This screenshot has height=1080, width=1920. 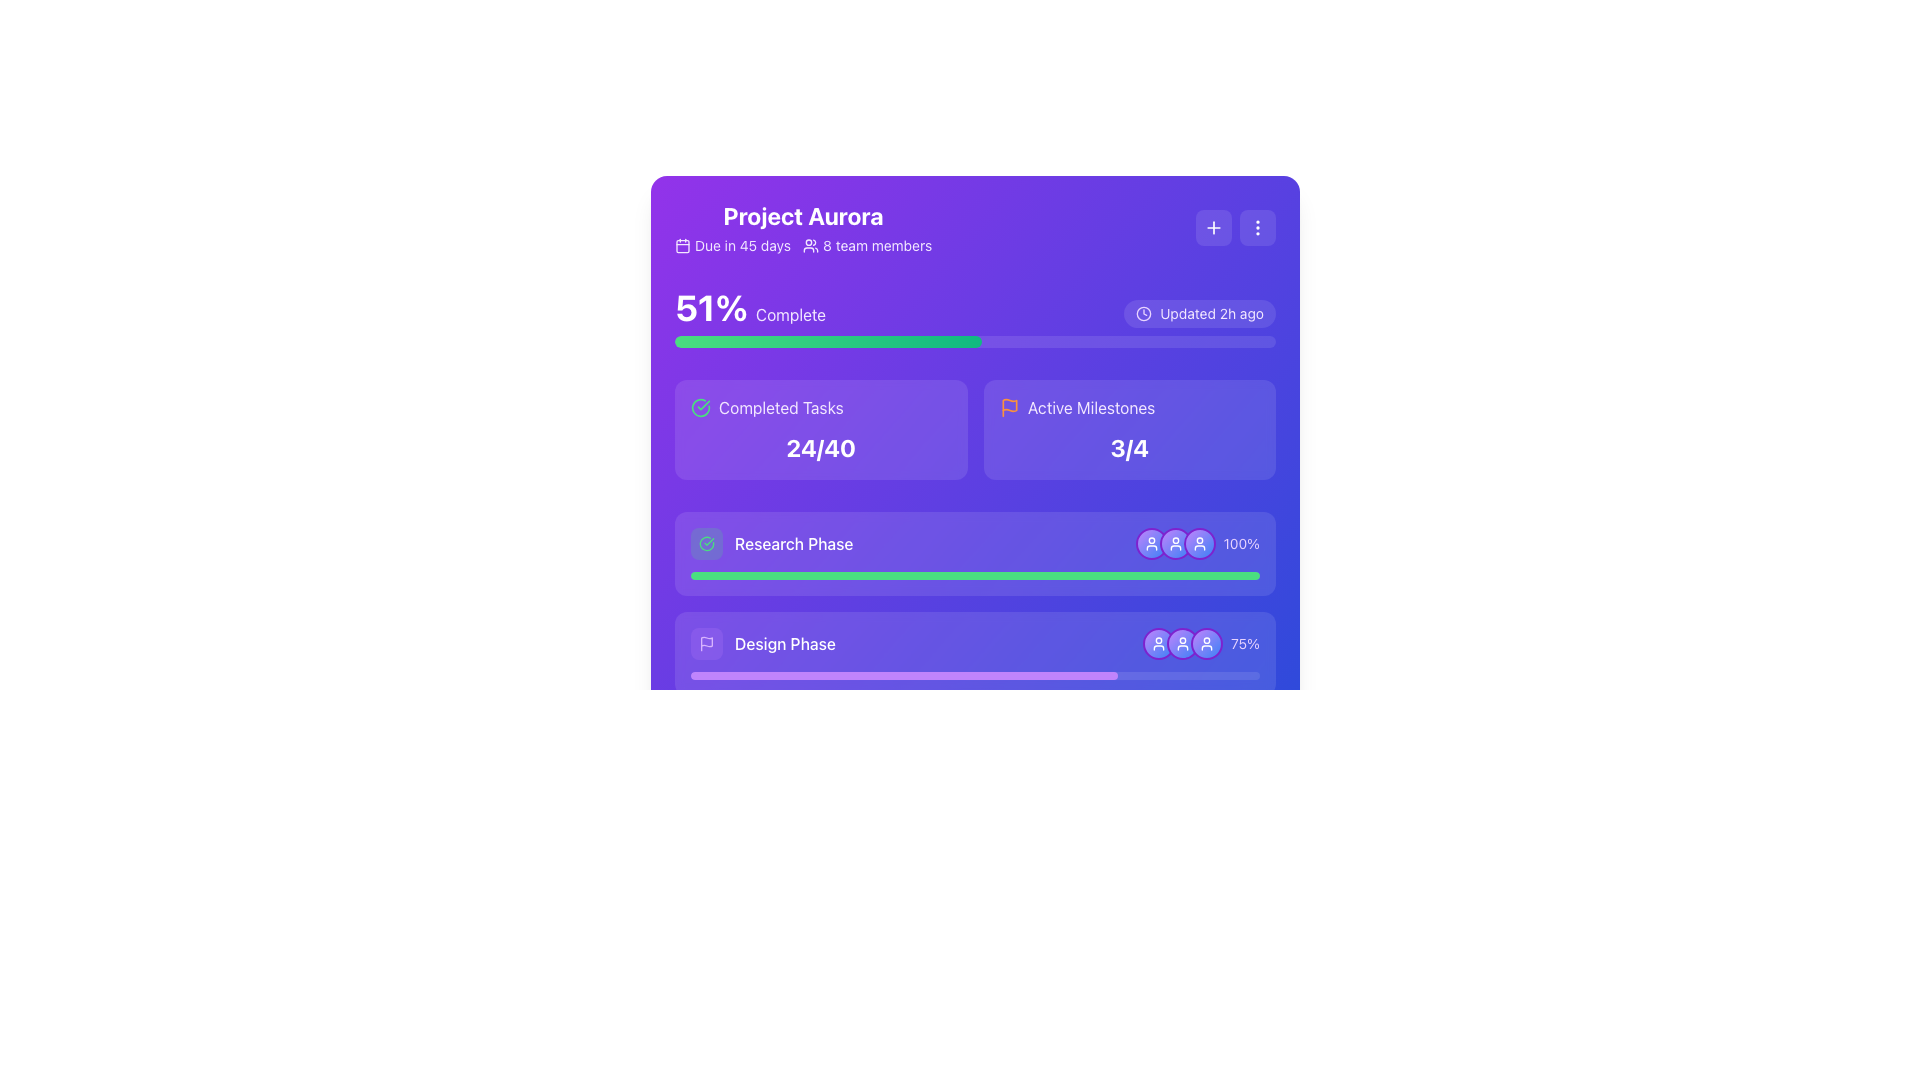 What do you see at coordinates (1256, 226) in the screenshot?
I see `the vertical ellipsis icon located in the top-right section of the interface` at bounding box center [1256, 226].